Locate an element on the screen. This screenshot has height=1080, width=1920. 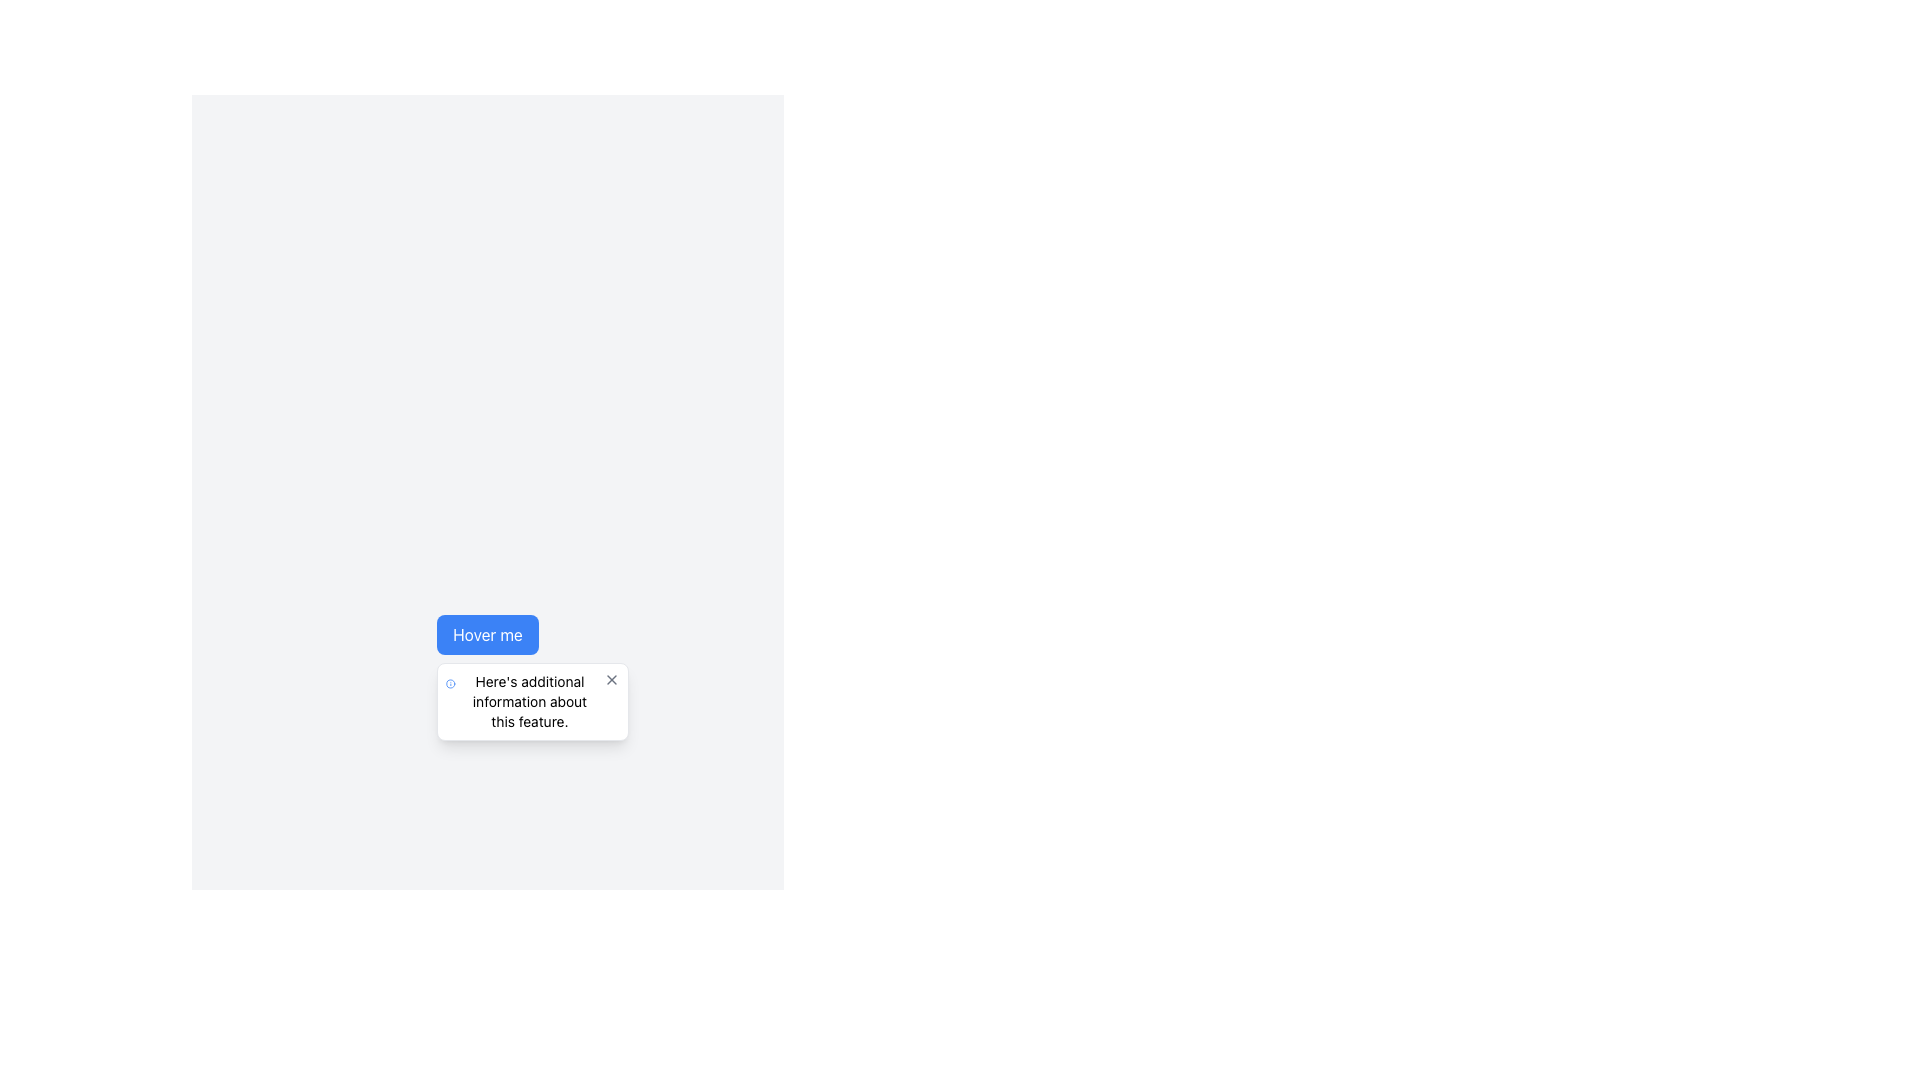
content displayed in the tooltip that appears below the 'Hover me' button is located at coordinates (529, 701).